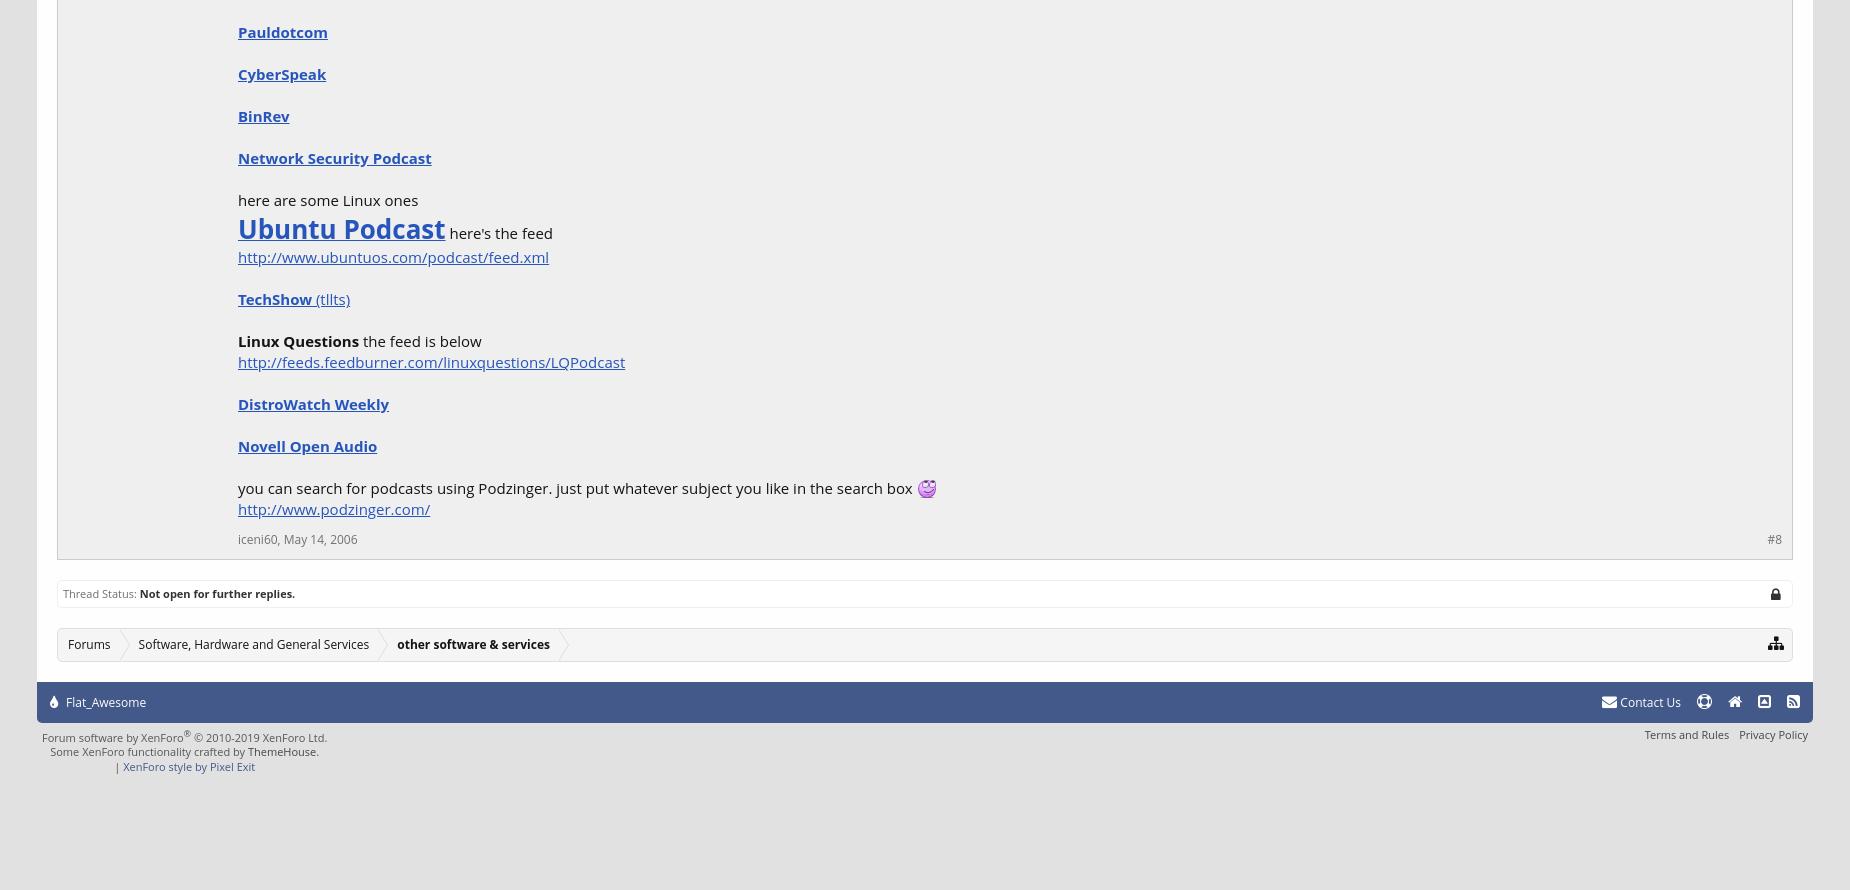  I want to click on 'here's the feed', so click(443, 232).